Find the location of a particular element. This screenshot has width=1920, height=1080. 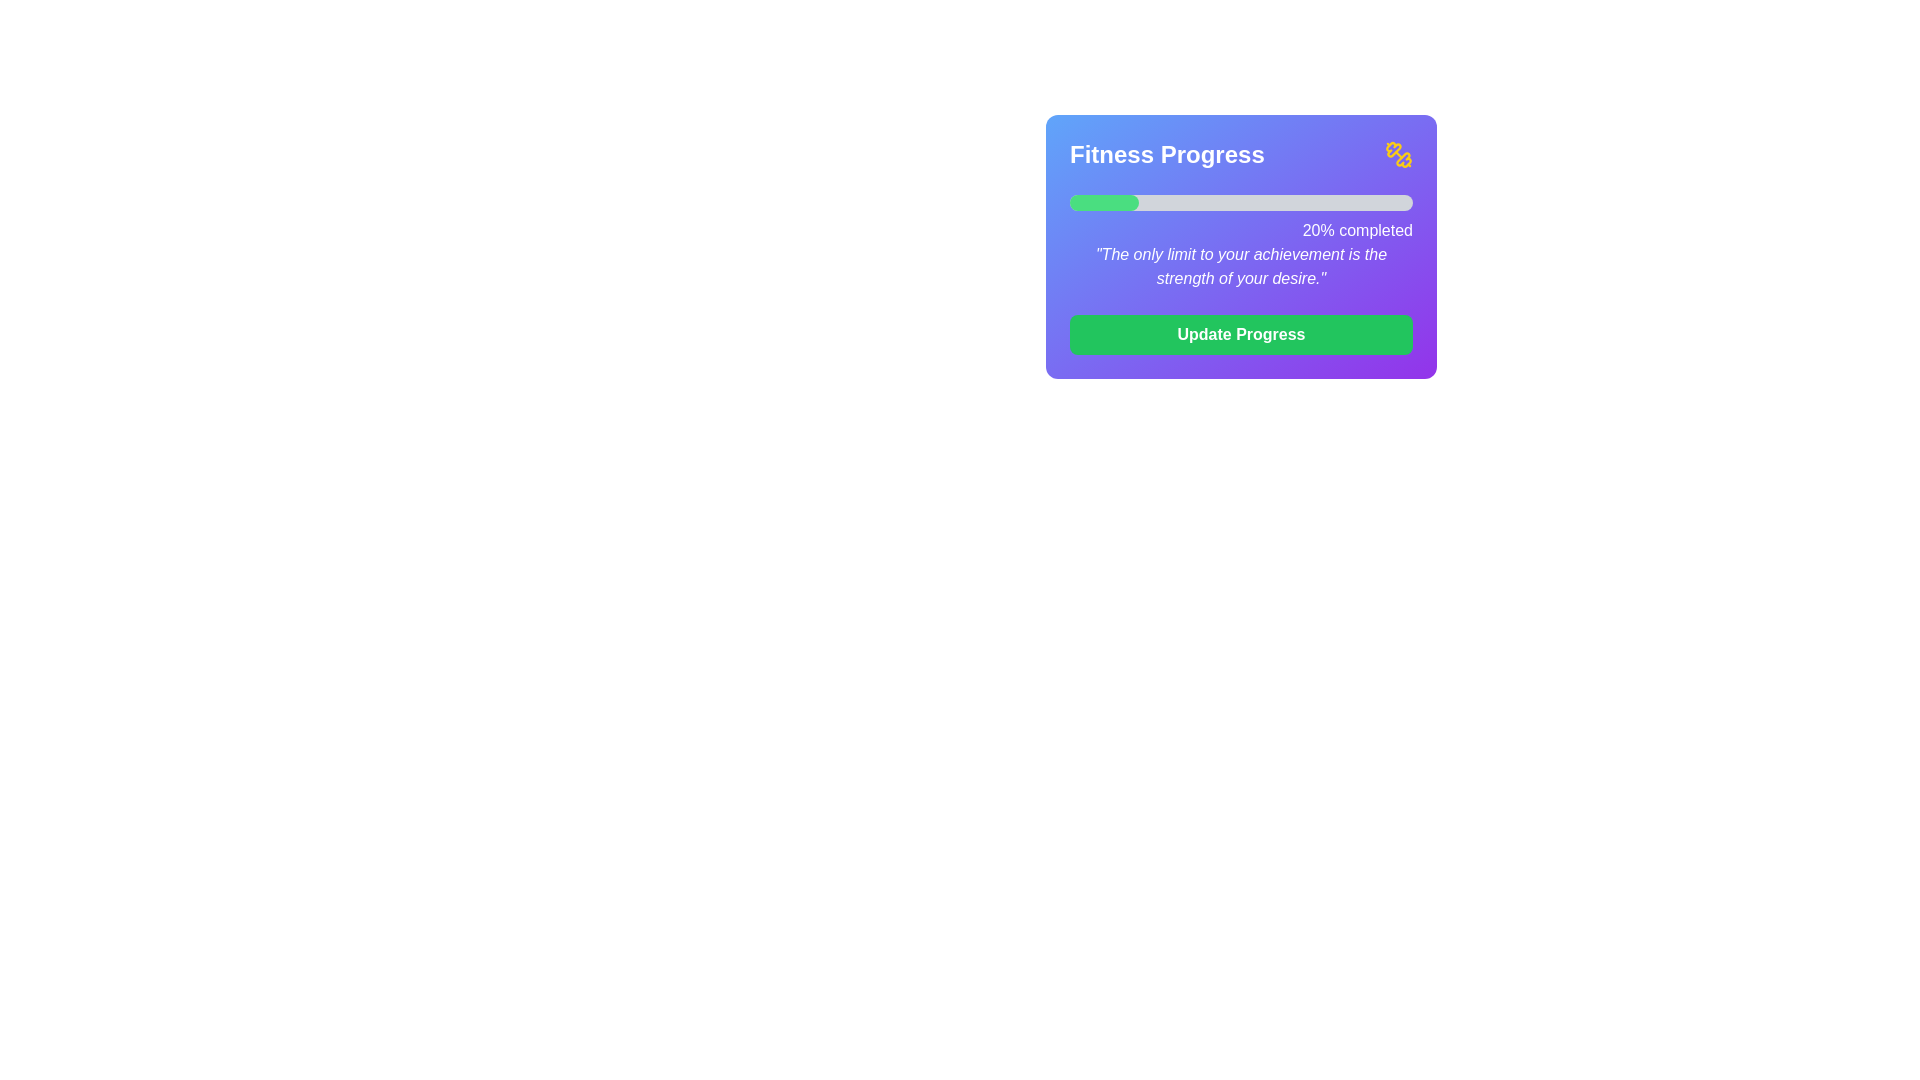

the 'Update Progress' button, which is a bright green rectangular button with rounded corners, located at the bottom center of the card layout is located at coordinates (1240, 334).